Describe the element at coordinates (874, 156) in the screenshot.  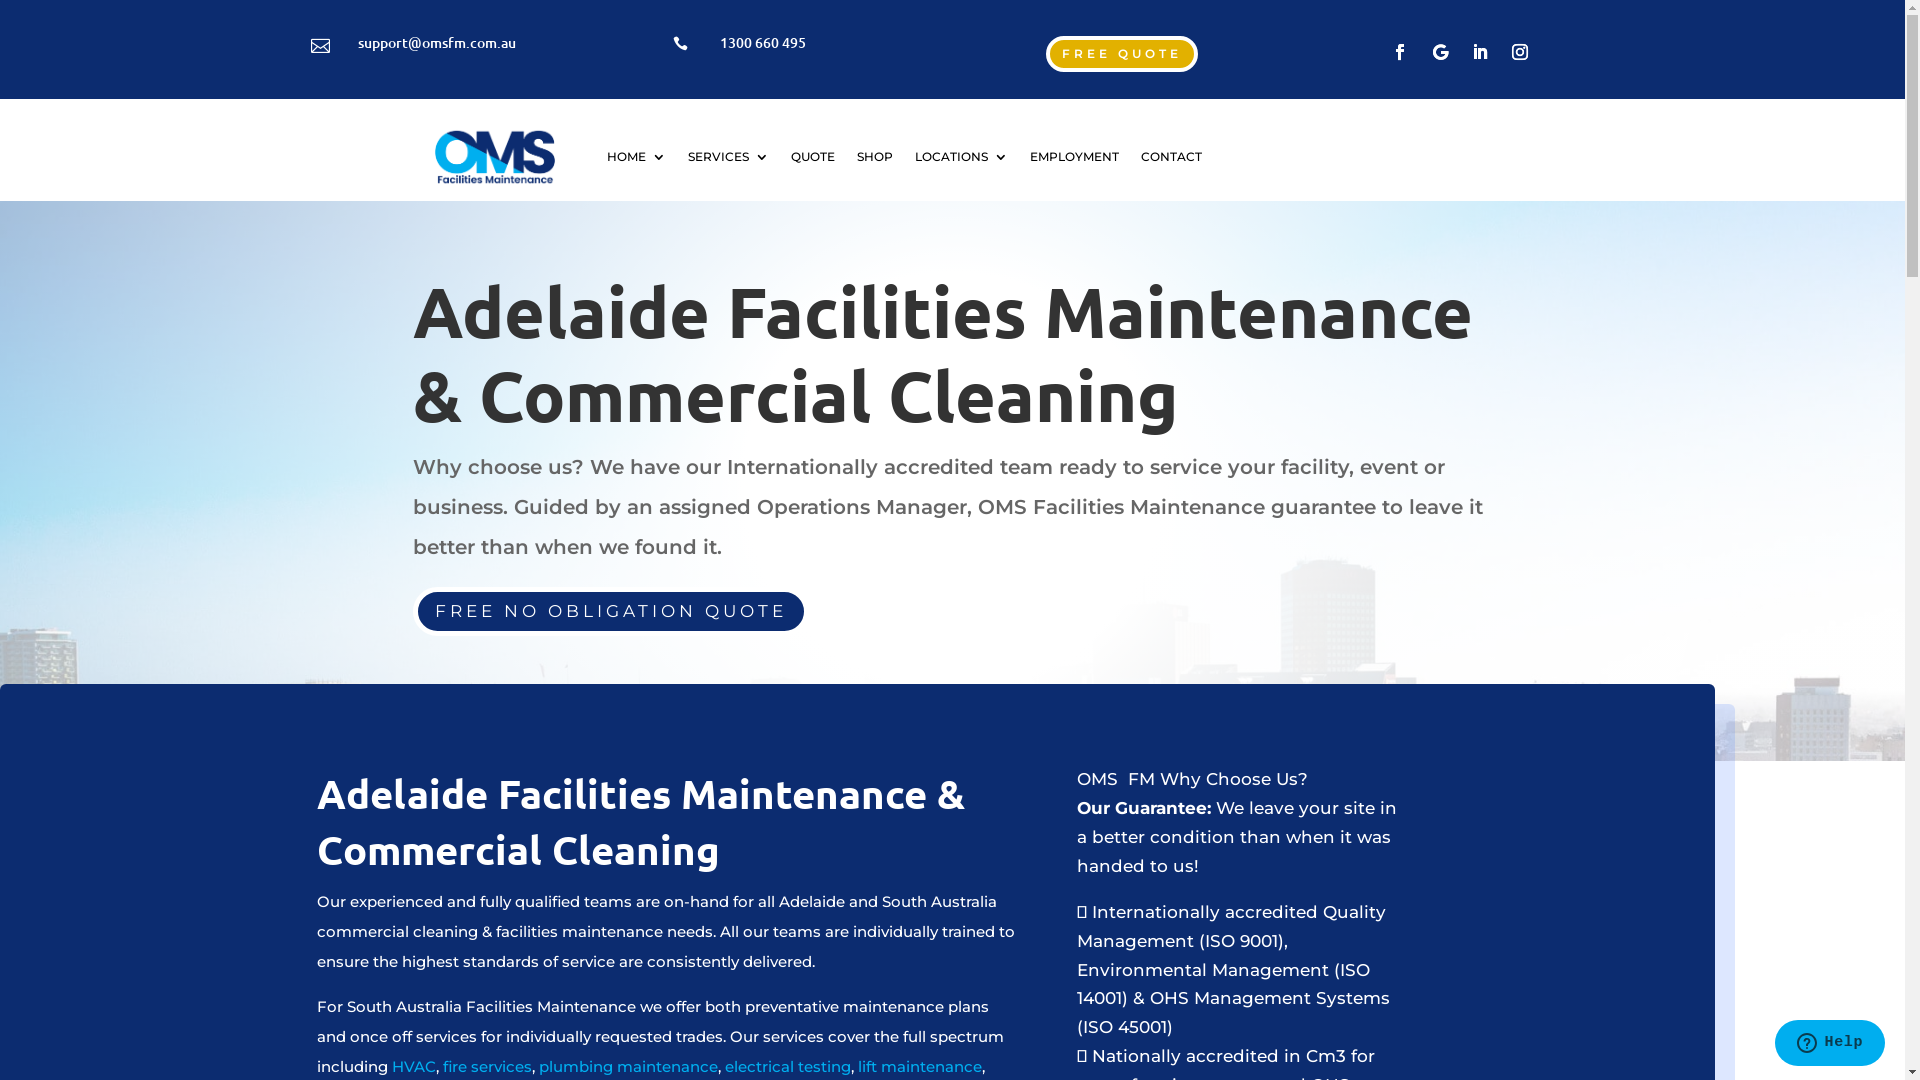
I see `'SHOP'` at that location.